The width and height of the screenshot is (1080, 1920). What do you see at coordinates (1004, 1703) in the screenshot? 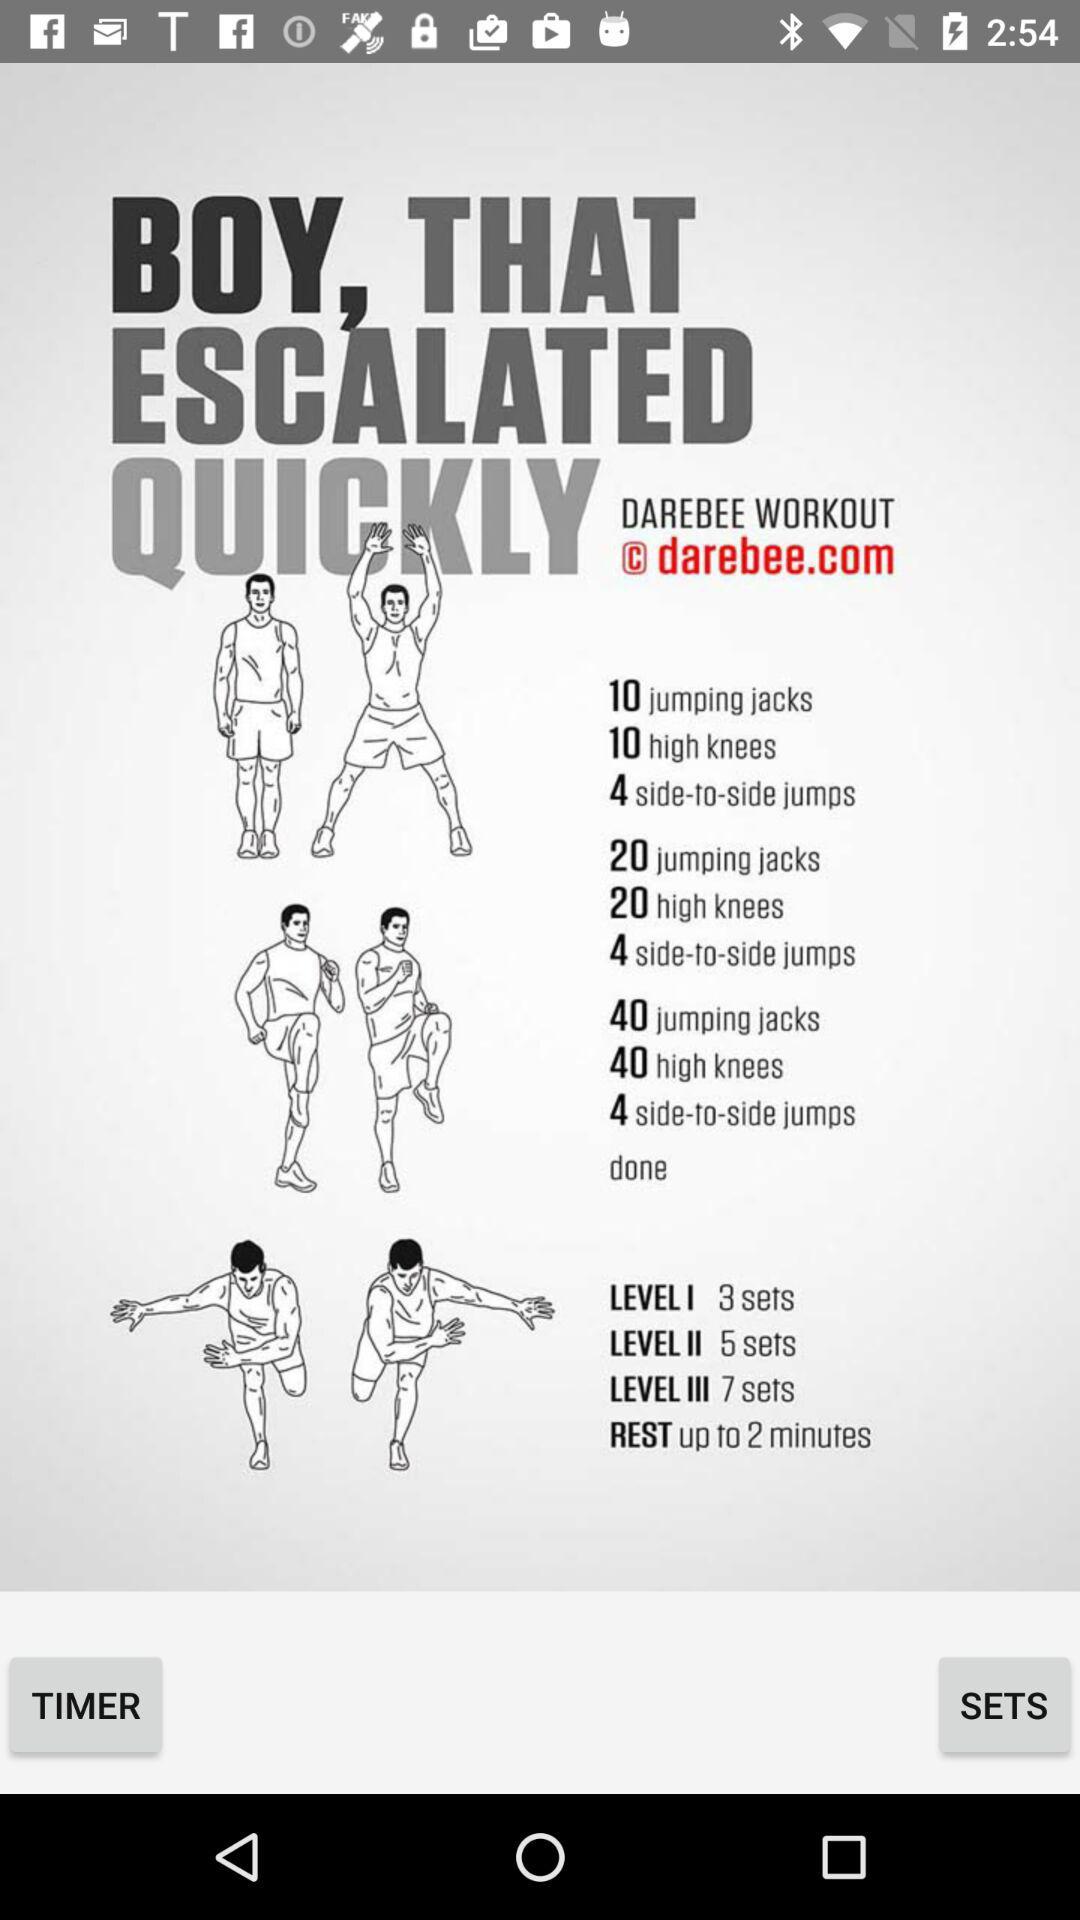
I see `the icon next to timer` at bounding box center [1004, 1703].